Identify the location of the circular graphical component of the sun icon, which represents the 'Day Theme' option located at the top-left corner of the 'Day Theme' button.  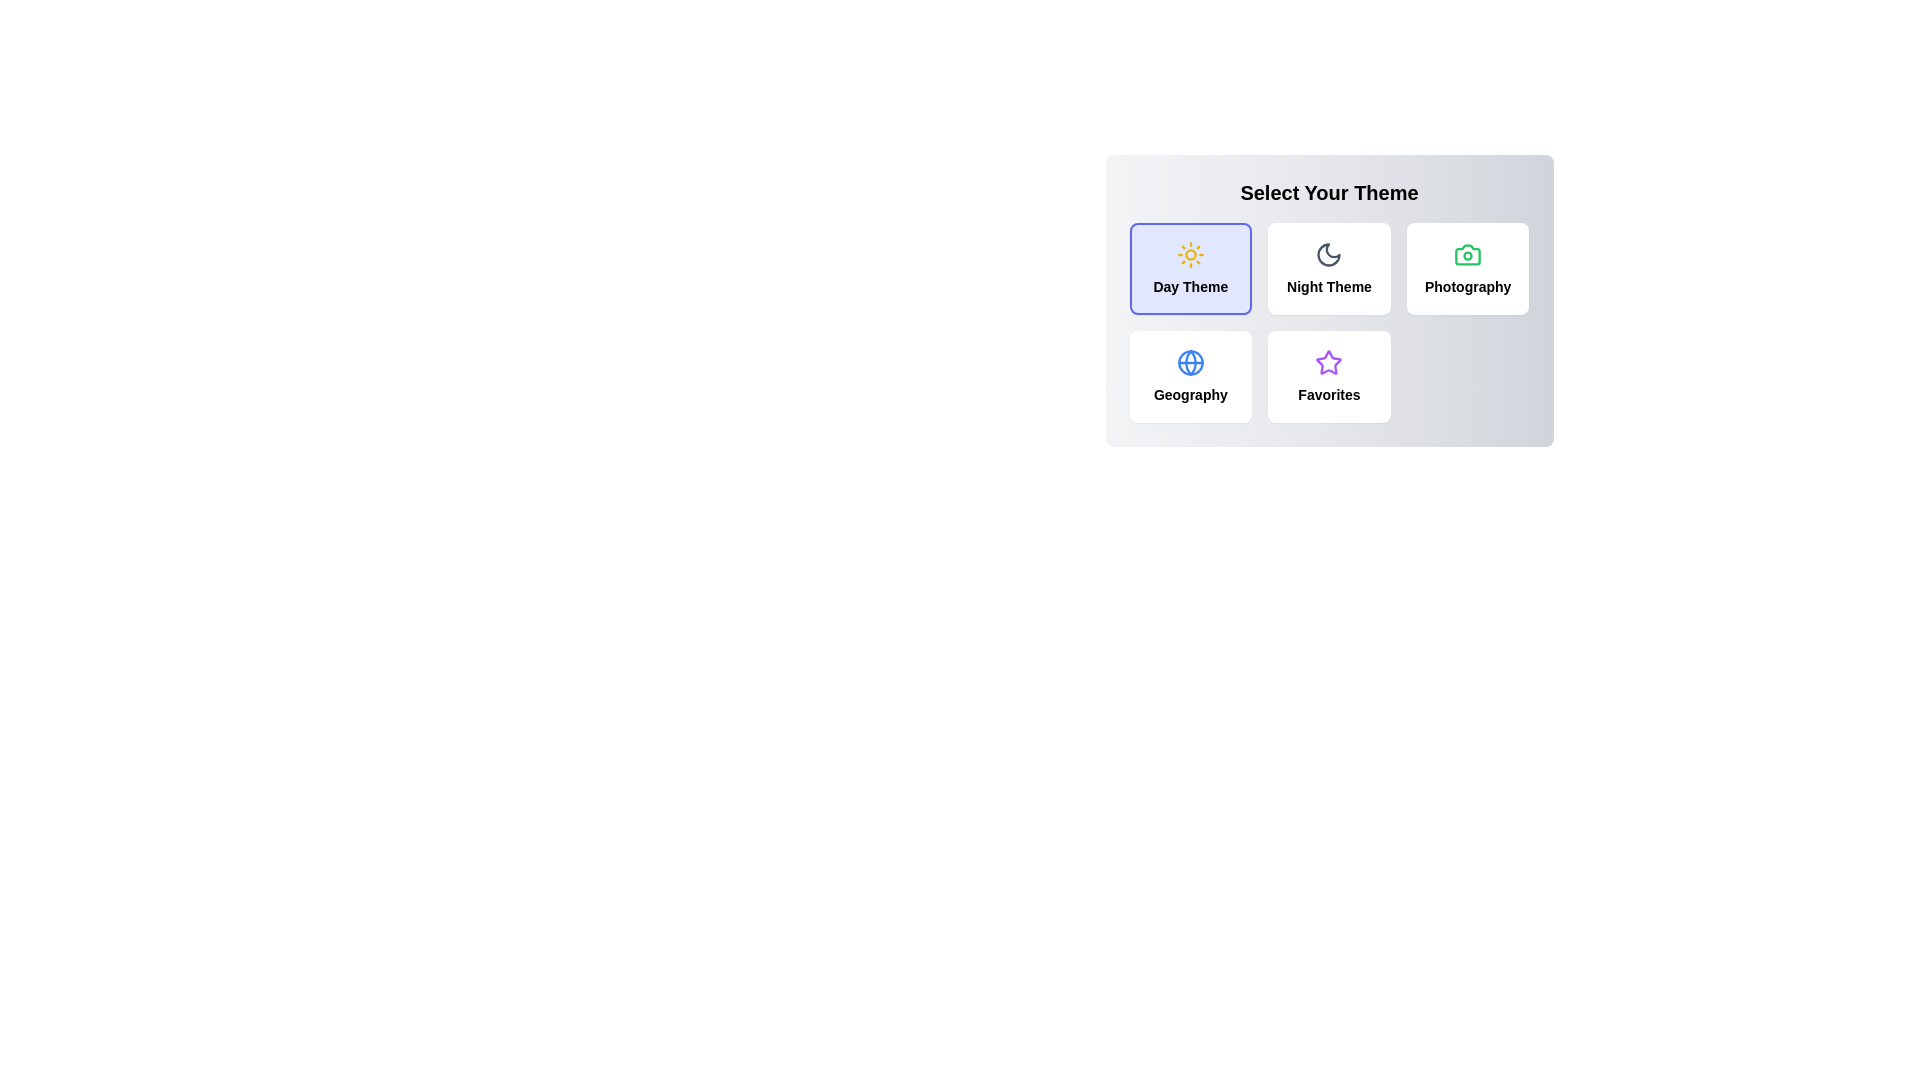
(1190, 253).